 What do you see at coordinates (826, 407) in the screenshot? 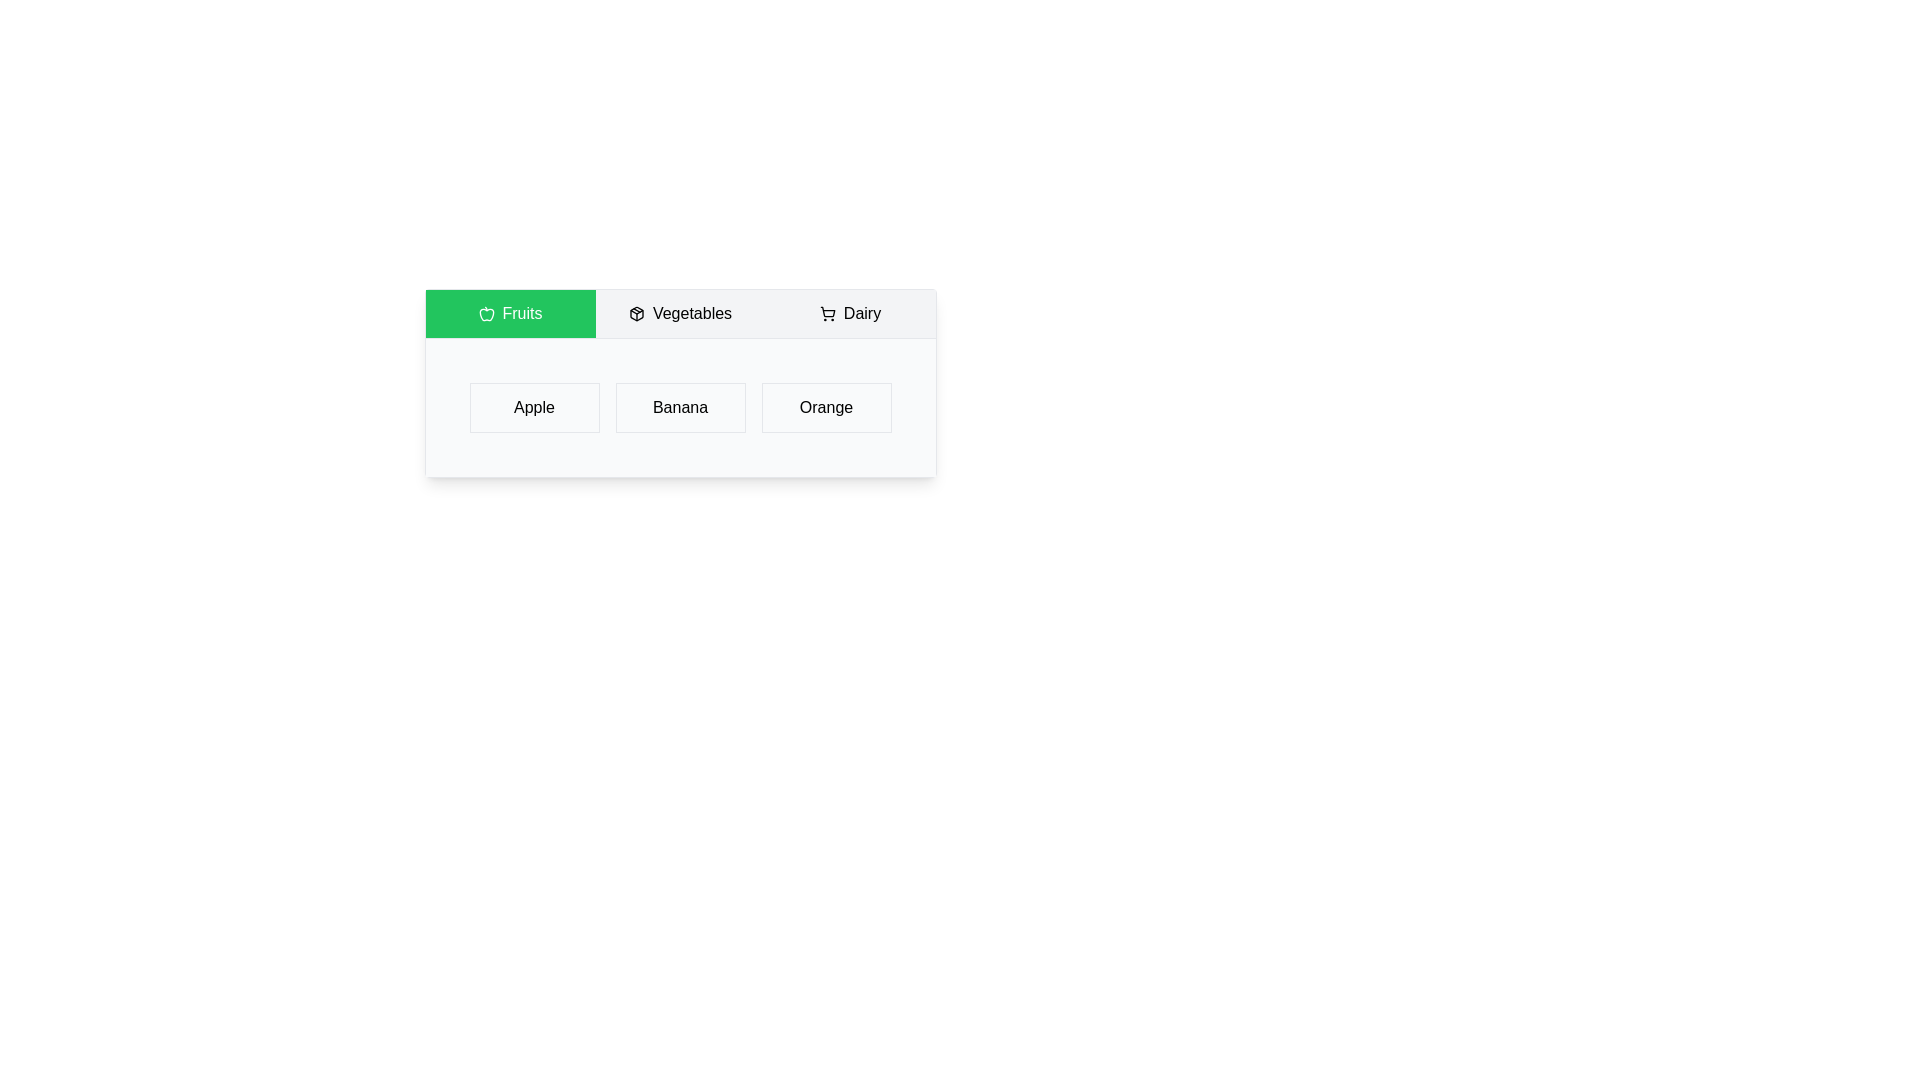
I see `the item Orange in the selected tab` at bounding box center [826, 407].